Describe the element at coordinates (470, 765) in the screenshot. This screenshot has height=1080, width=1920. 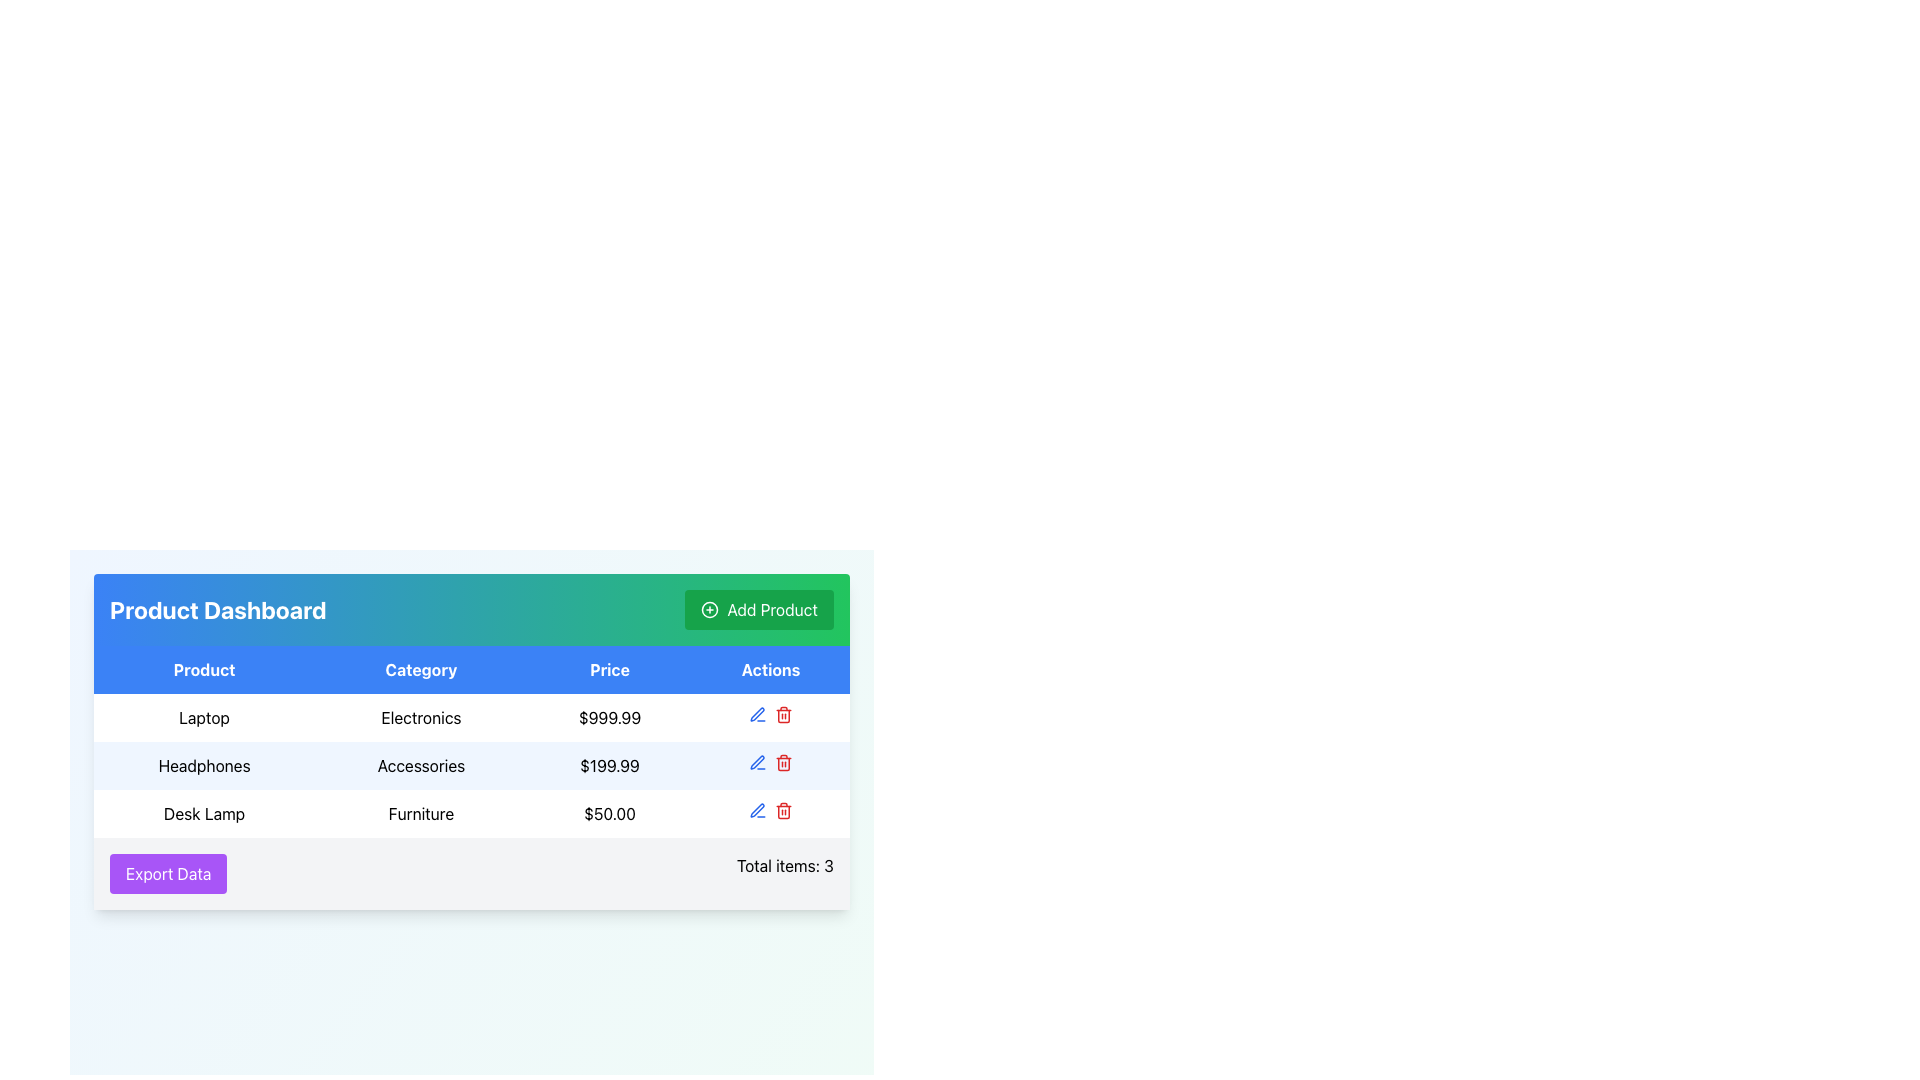
I see `the second row of the product listing table that displays 'Headphones' under the 'Accessories' category with a price of '$199.99'` at that location.